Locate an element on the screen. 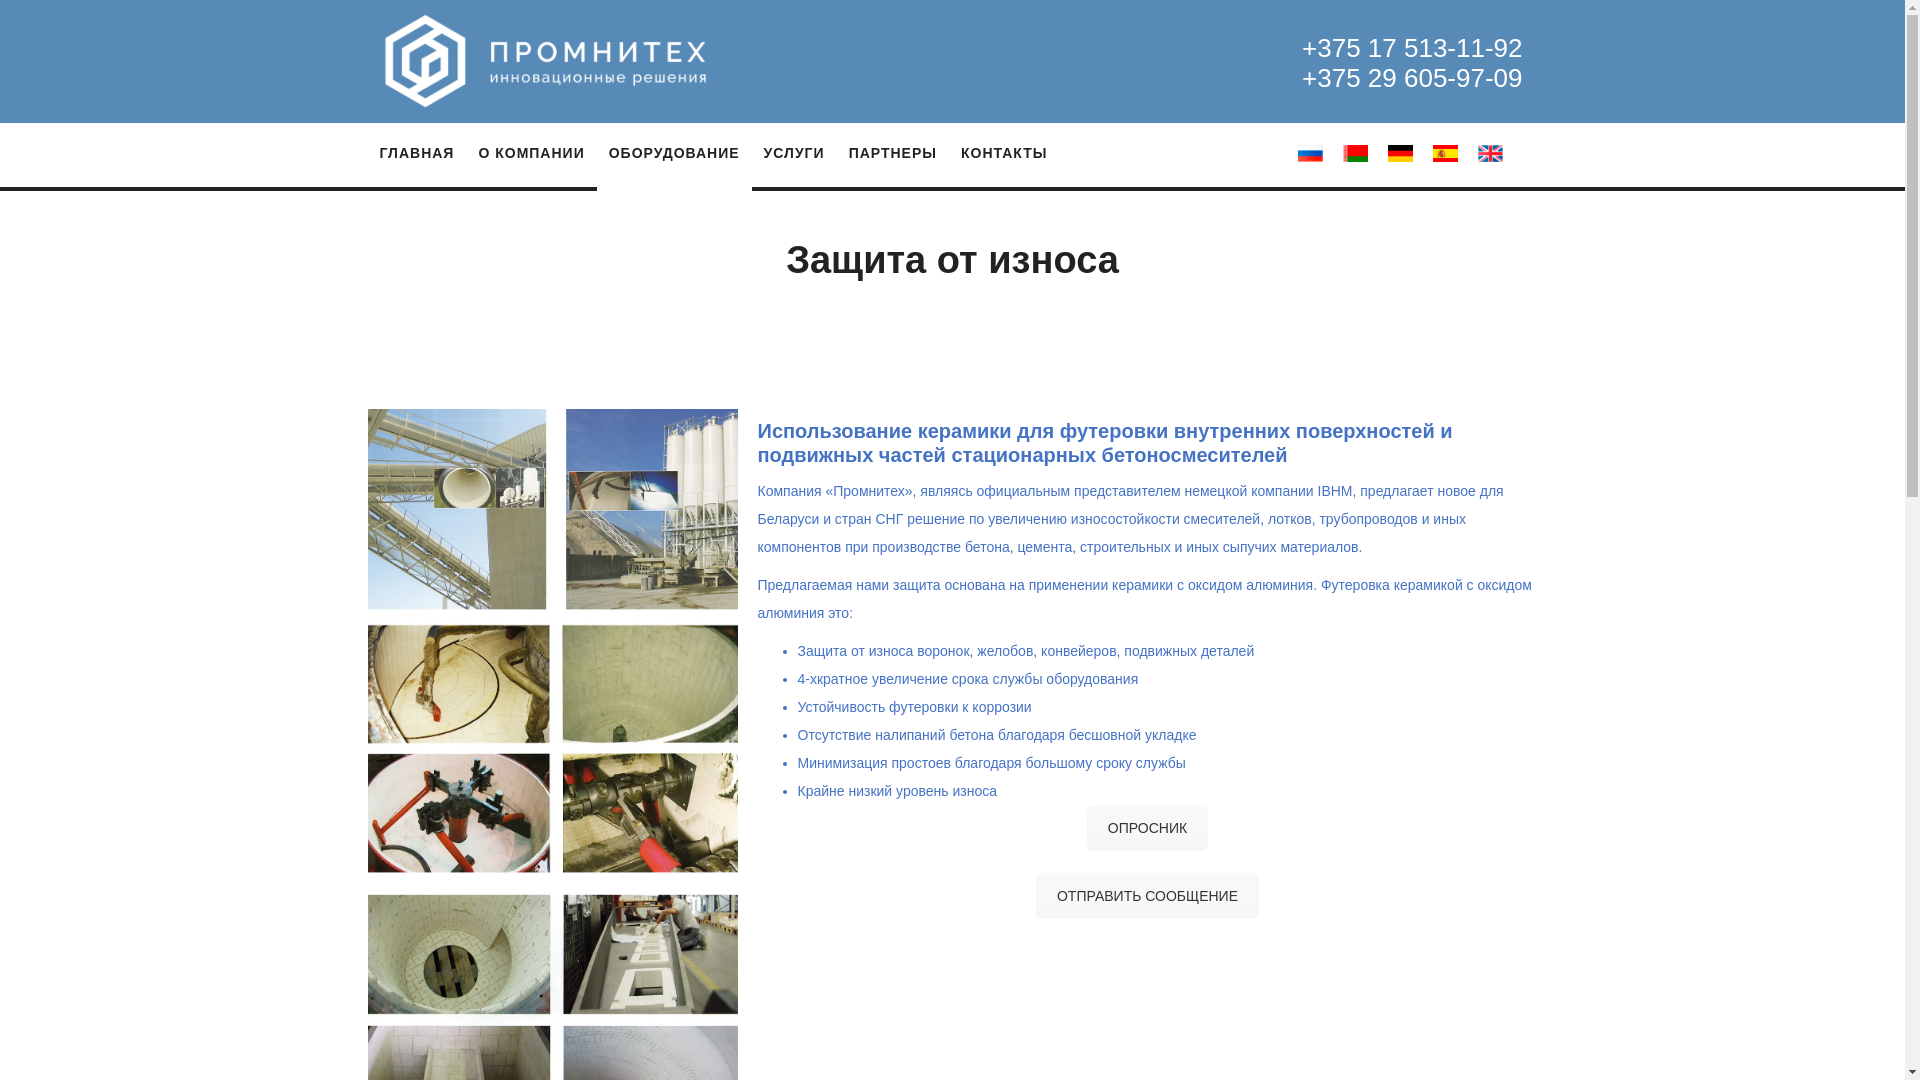 The image size is (1920, 1080). 'Deutsch' is located at coordinates (1399, 152).